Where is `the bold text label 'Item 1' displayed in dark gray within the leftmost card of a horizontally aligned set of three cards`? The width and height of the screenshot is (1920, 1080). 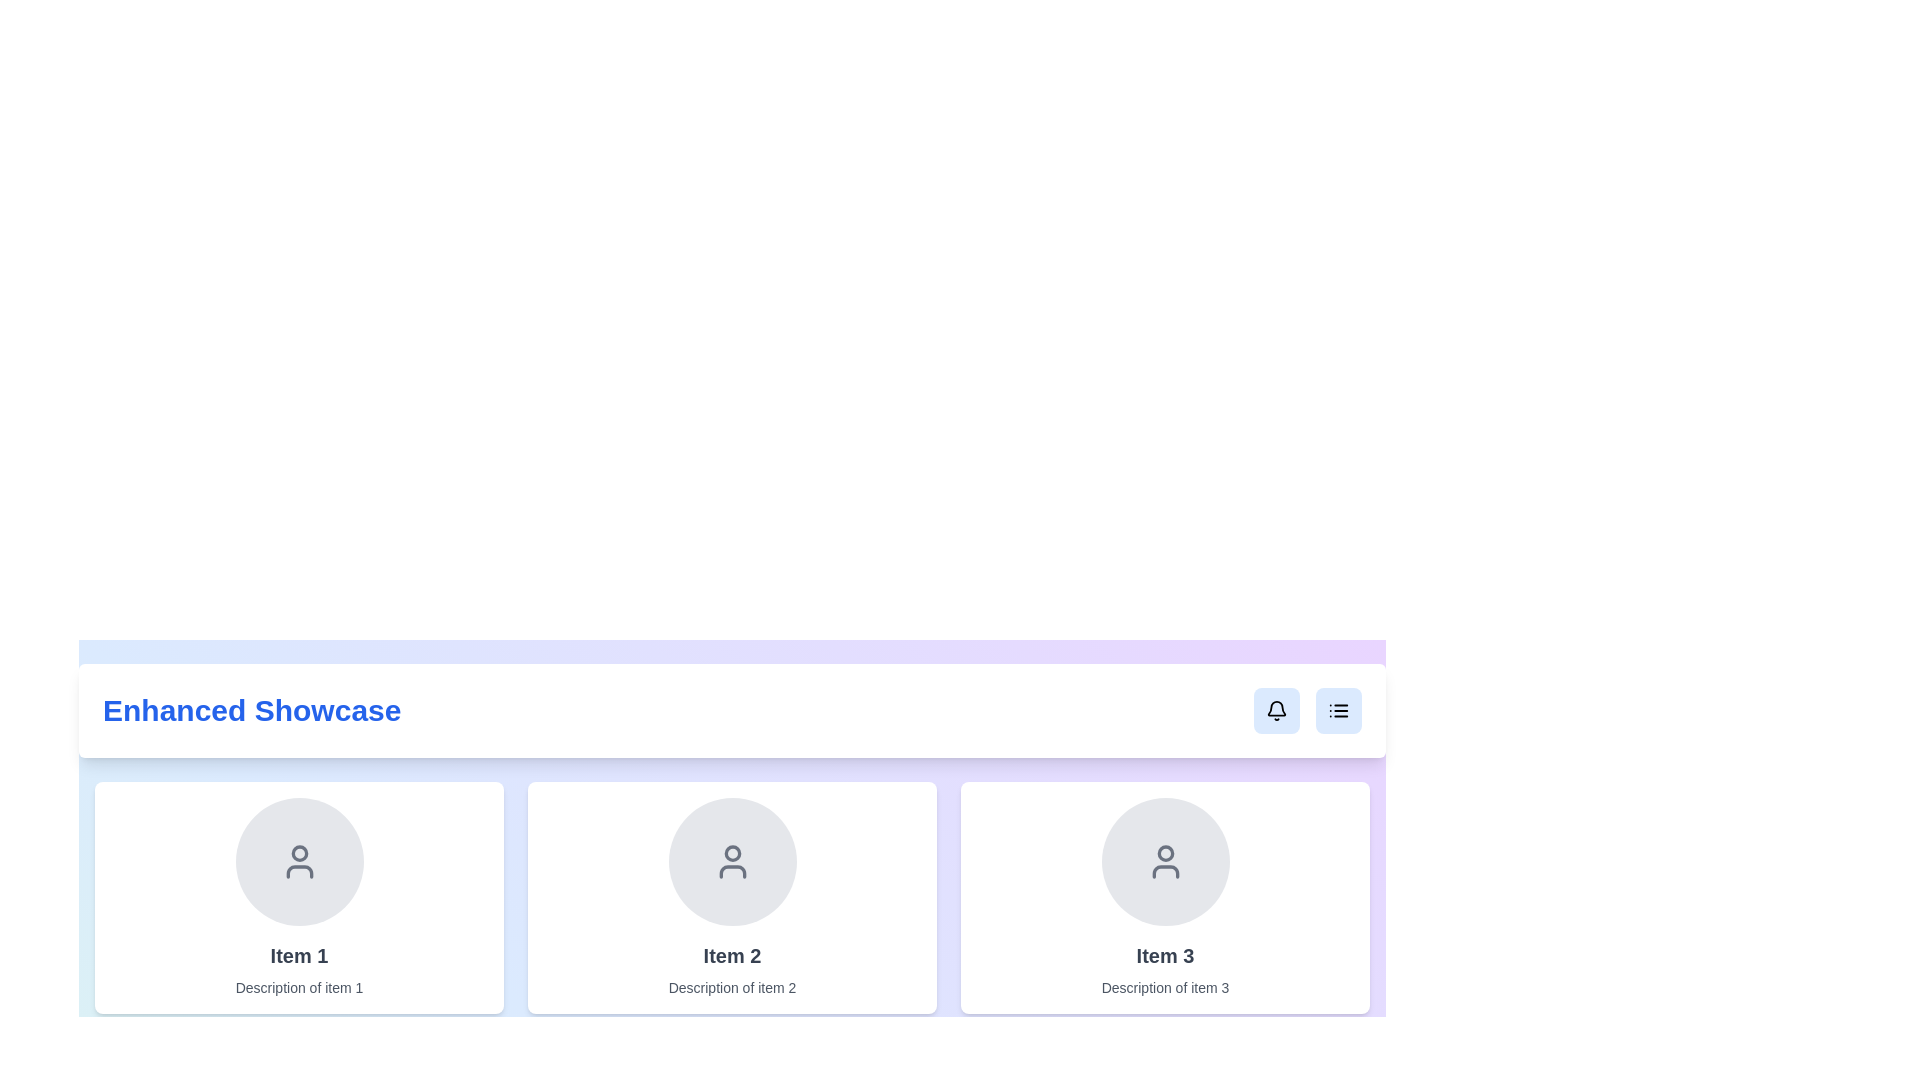
the bold text label 'Item 1' displayed in dark gray within the leftmost card of a horizontally aligned set of three cards is located at coordinates (298, 955).